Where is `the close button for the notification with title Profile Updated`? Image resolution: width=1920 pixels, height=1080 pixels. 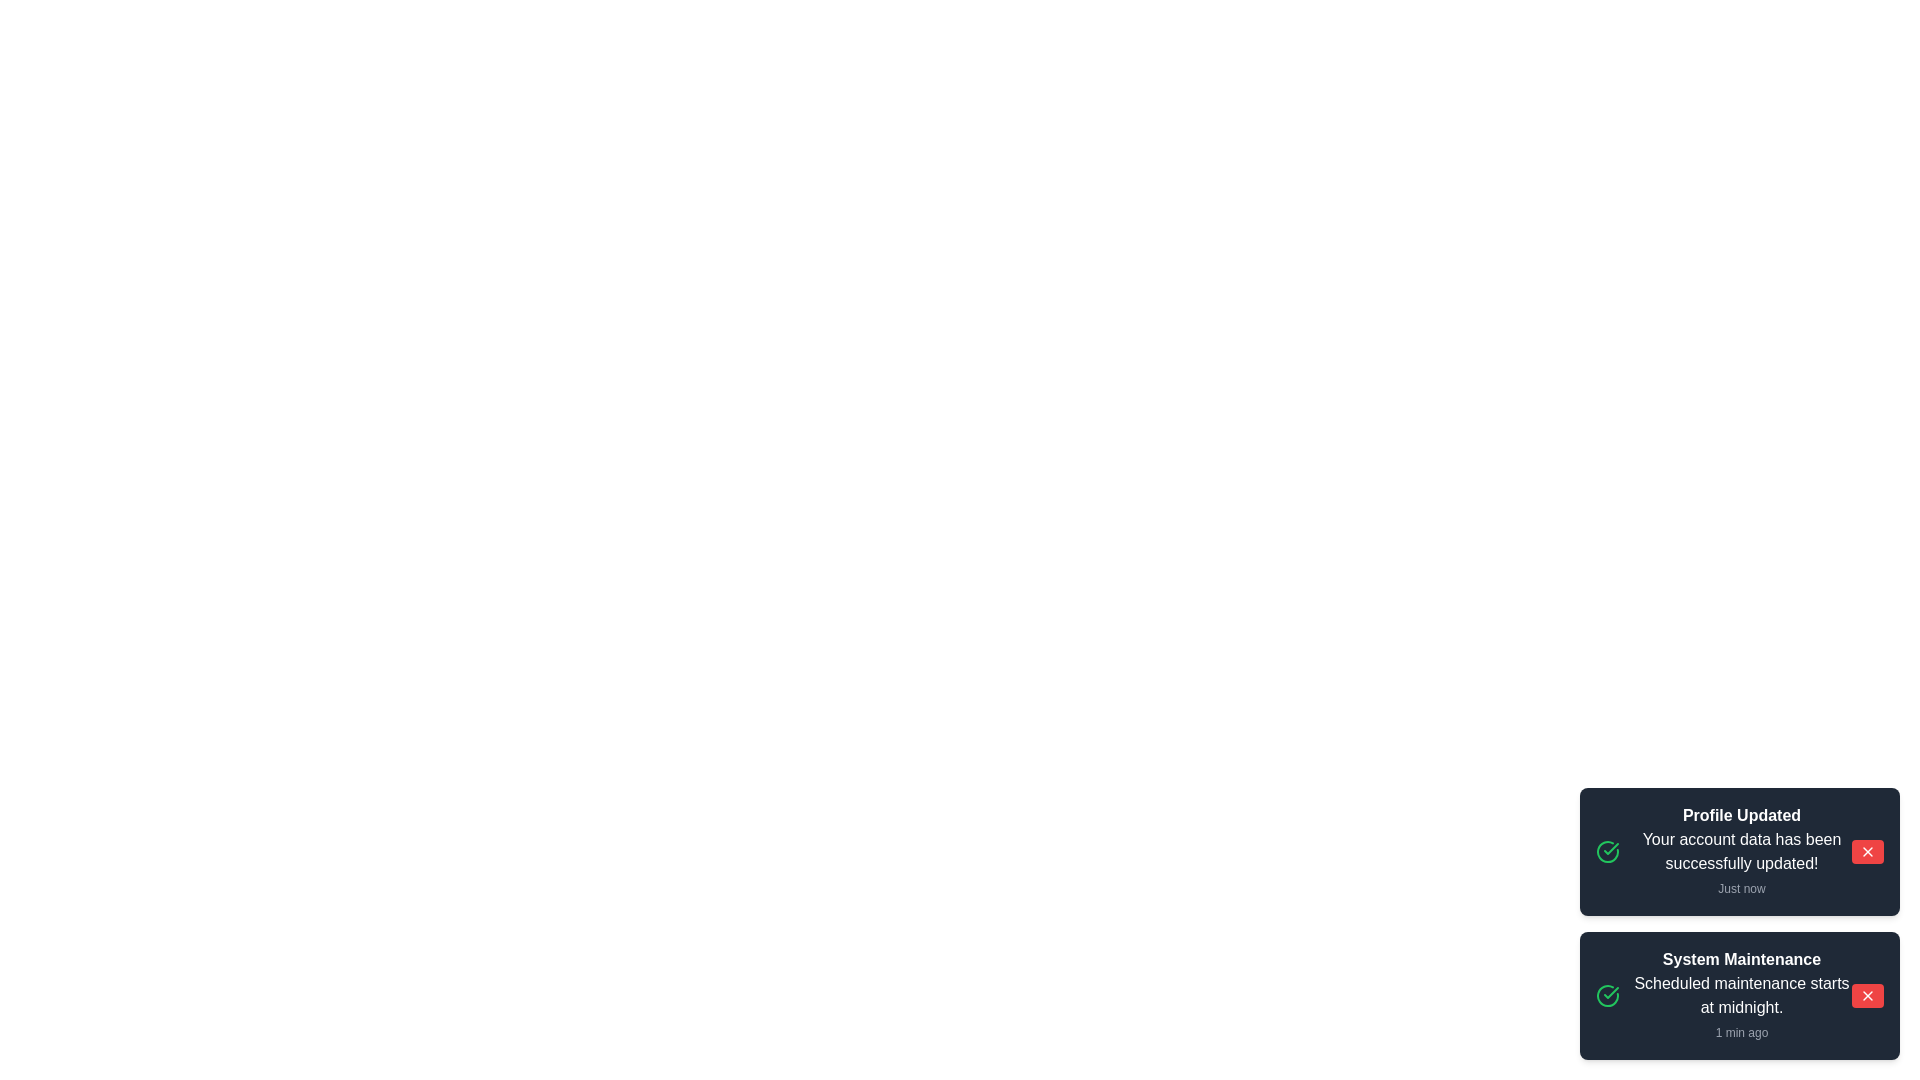
the close button for the notification with title Profile Updated is located at coordinates (1866, 852).